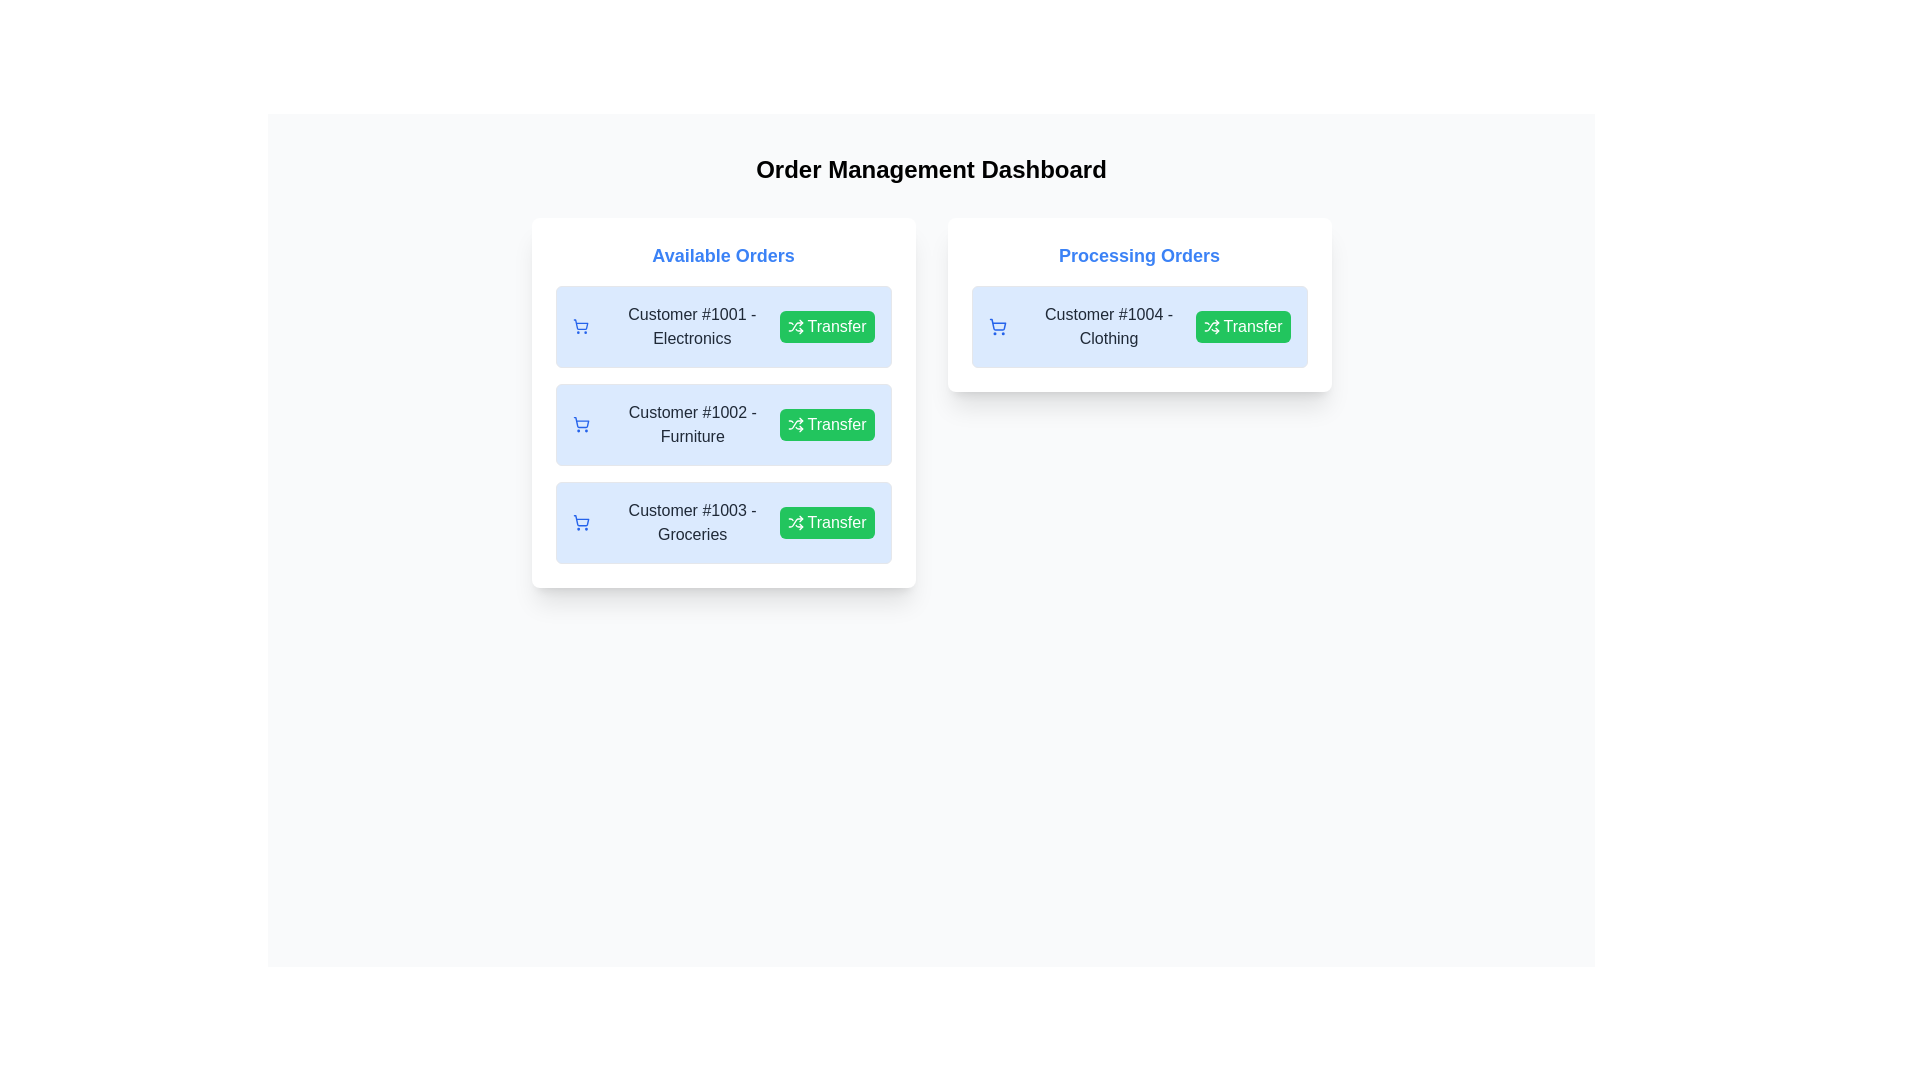  Describe the element at coordinates (1107, 326) in the screenshot. I see `the text element displaying the customer ID and category 'Clothing' in the 'Processing Orders' section to possibly reveal more information` at that location.